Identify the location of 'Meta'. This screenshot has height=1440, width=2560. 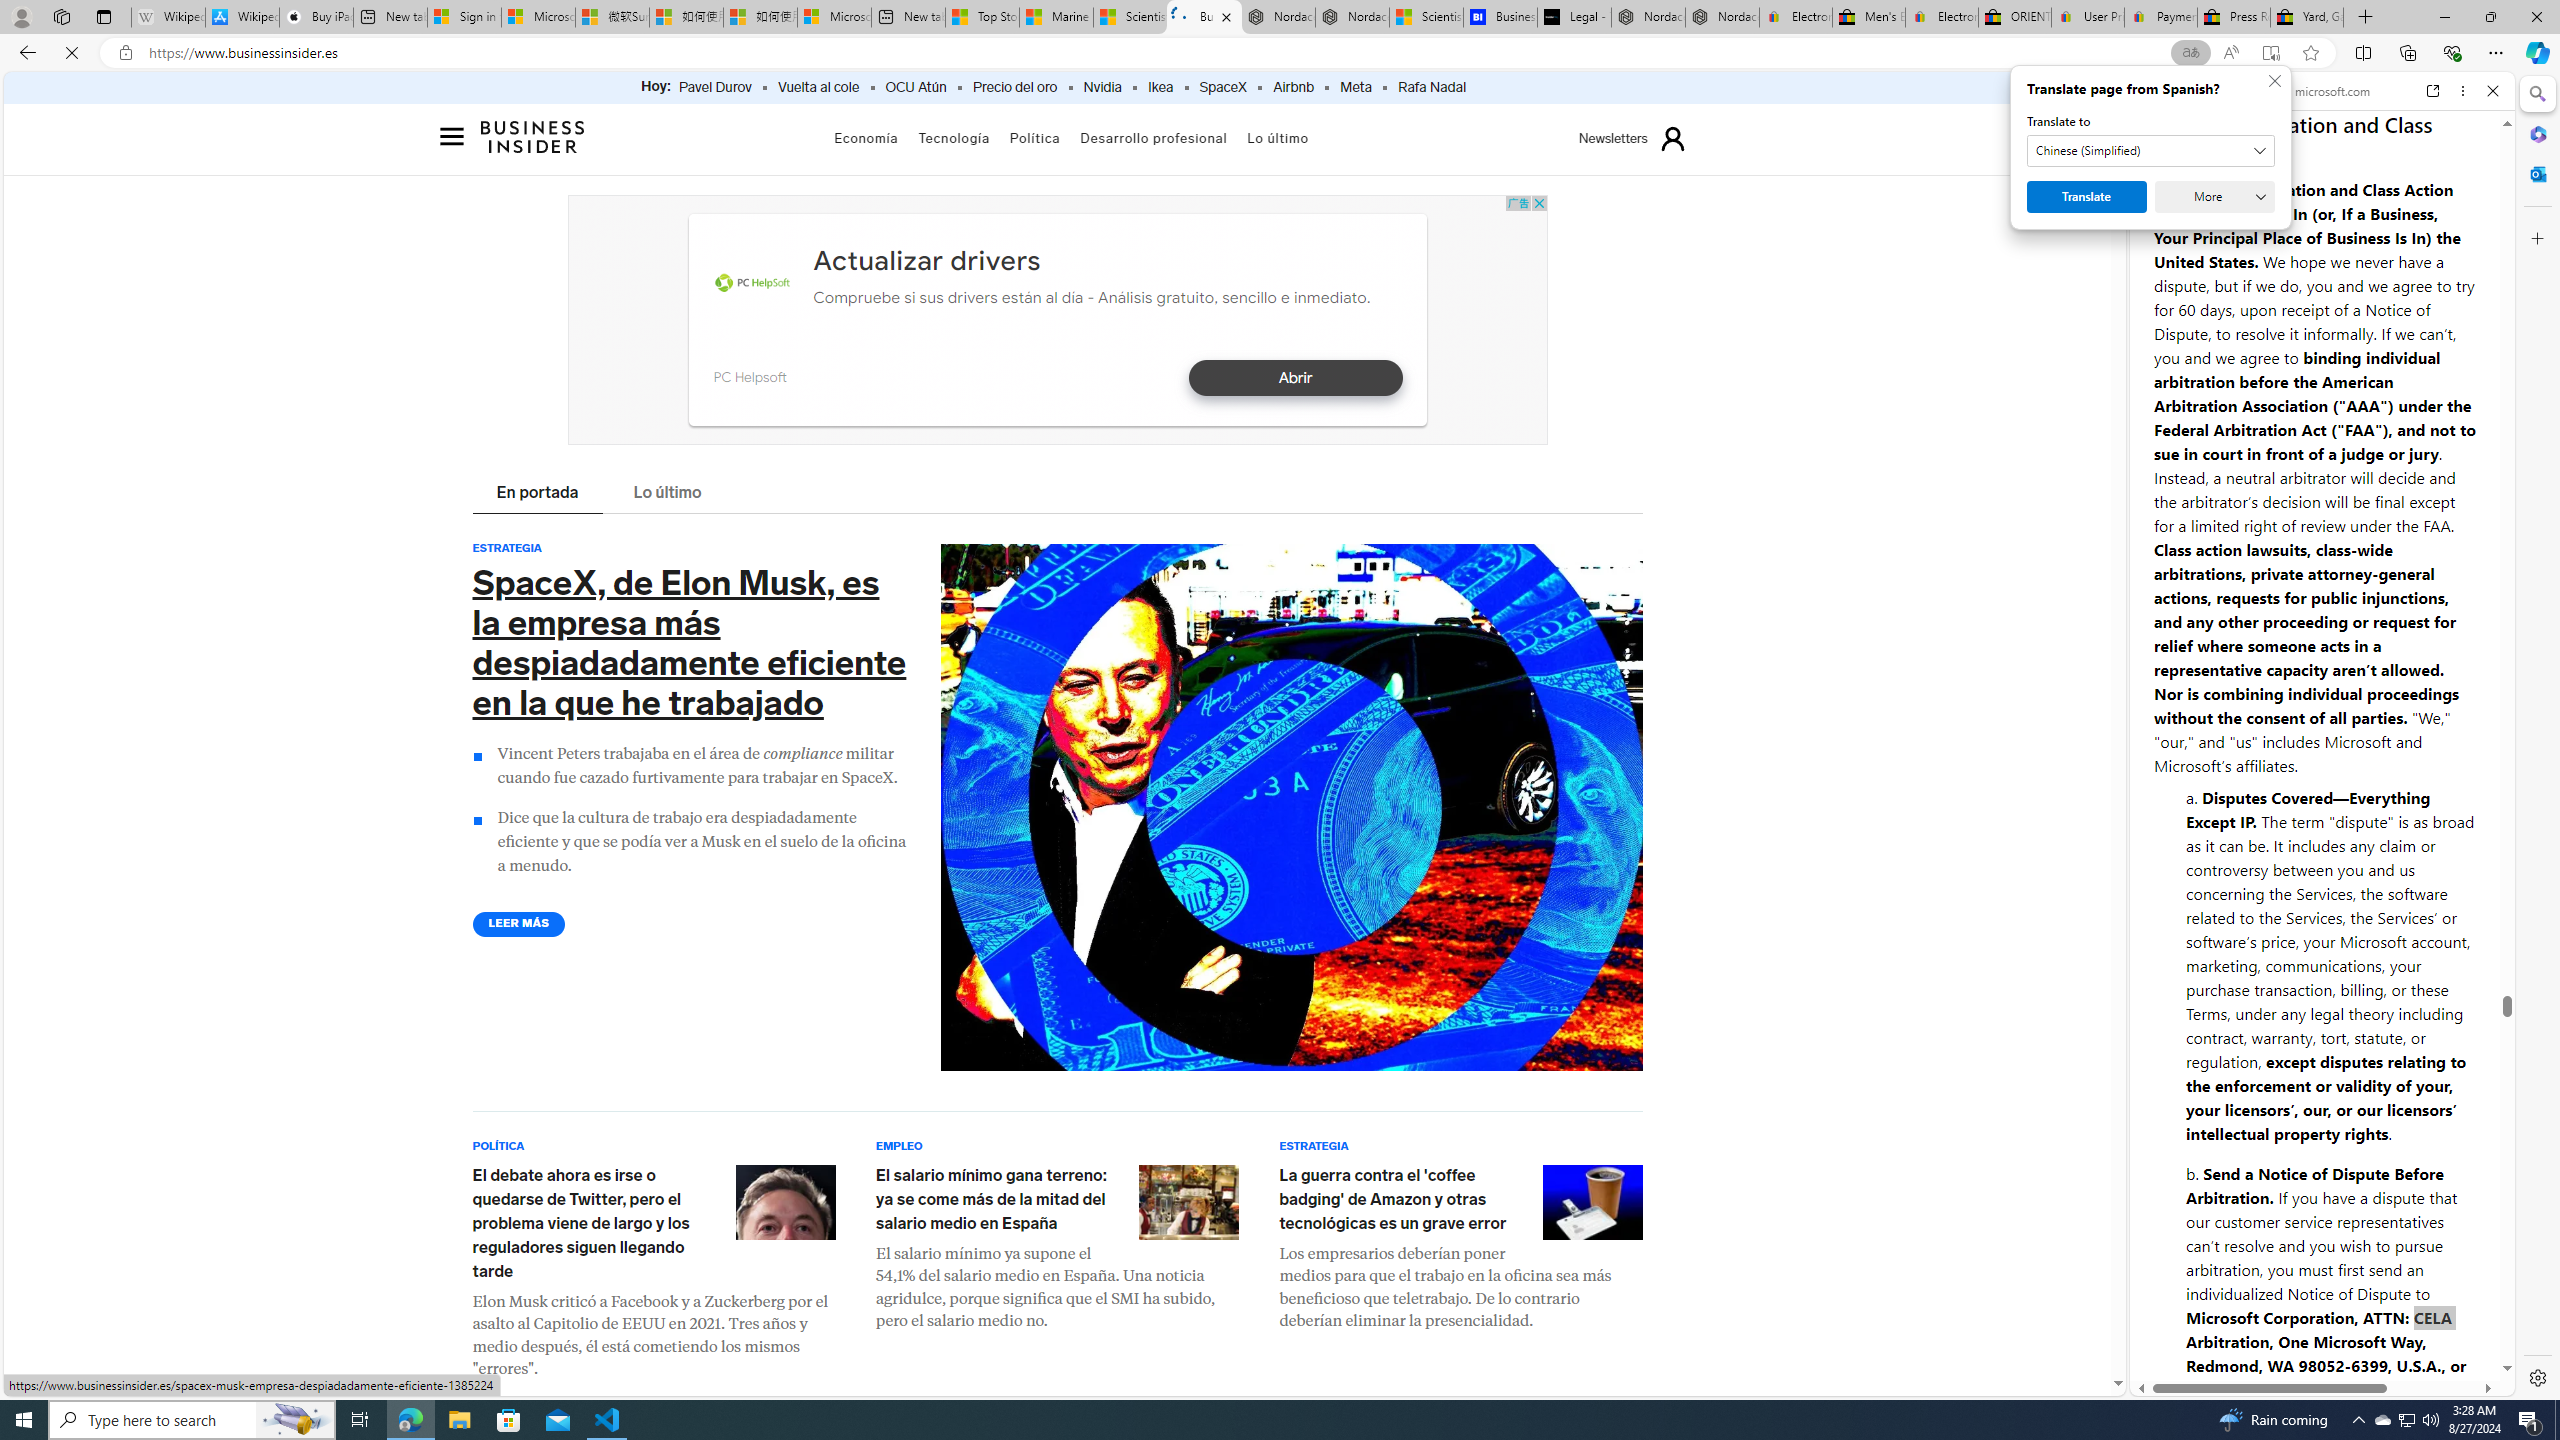
(1354, 87).